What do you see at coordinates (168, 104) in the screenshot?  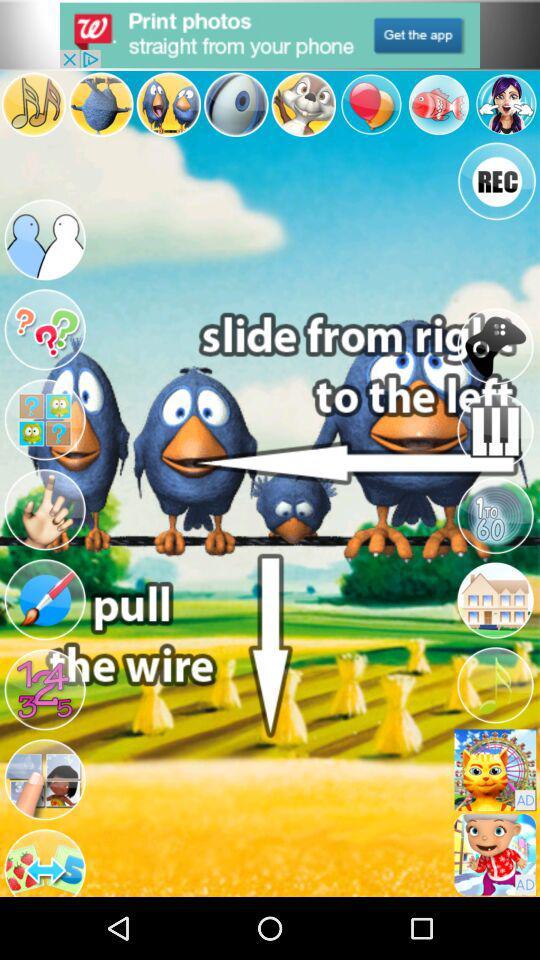 I see `the third  birds image option at the top` at bounding box center [168, 104].